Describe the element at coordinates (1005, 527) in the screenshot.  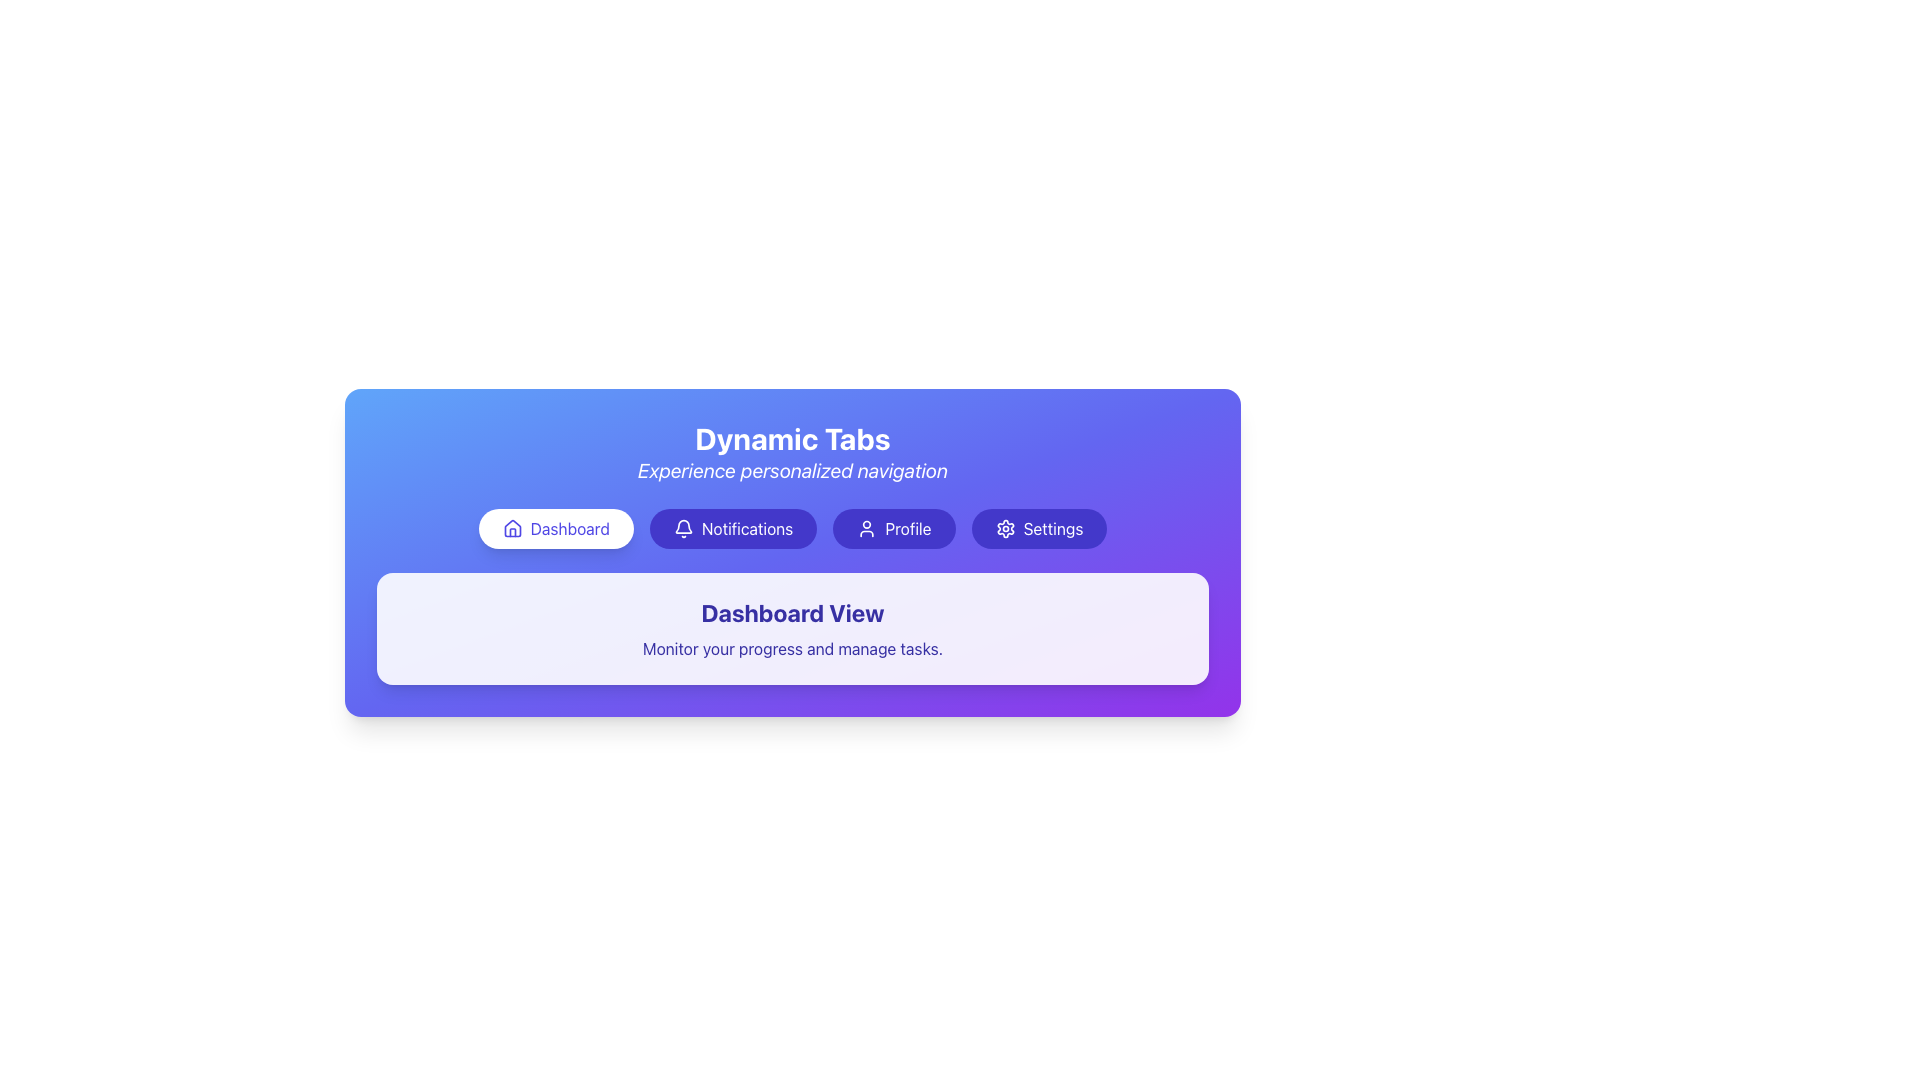
I see `the gear-shaped settings icon located to the left of the 'Settings' text label within the dark purple rounded rectangular button` at that location.